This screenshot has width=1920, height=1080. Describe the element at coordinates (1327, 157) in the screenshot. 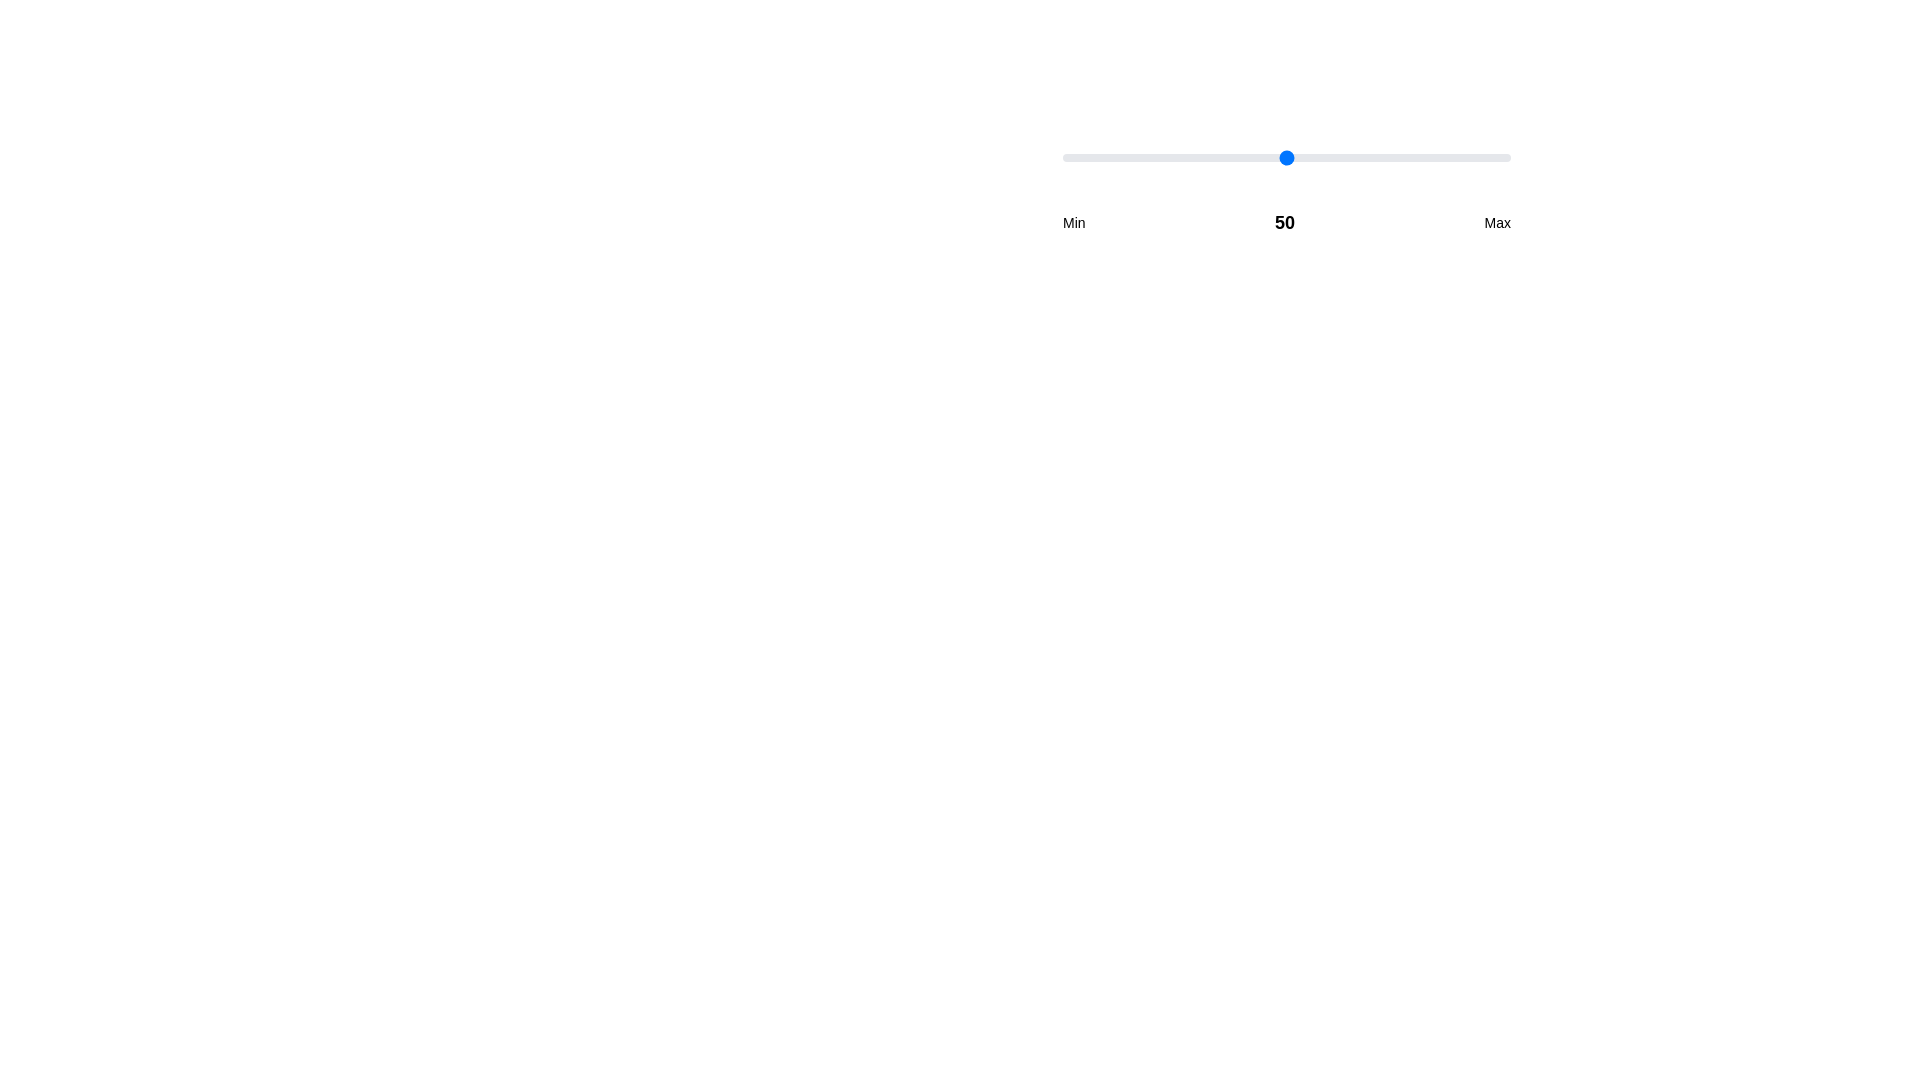

I see `the slider` at that location.